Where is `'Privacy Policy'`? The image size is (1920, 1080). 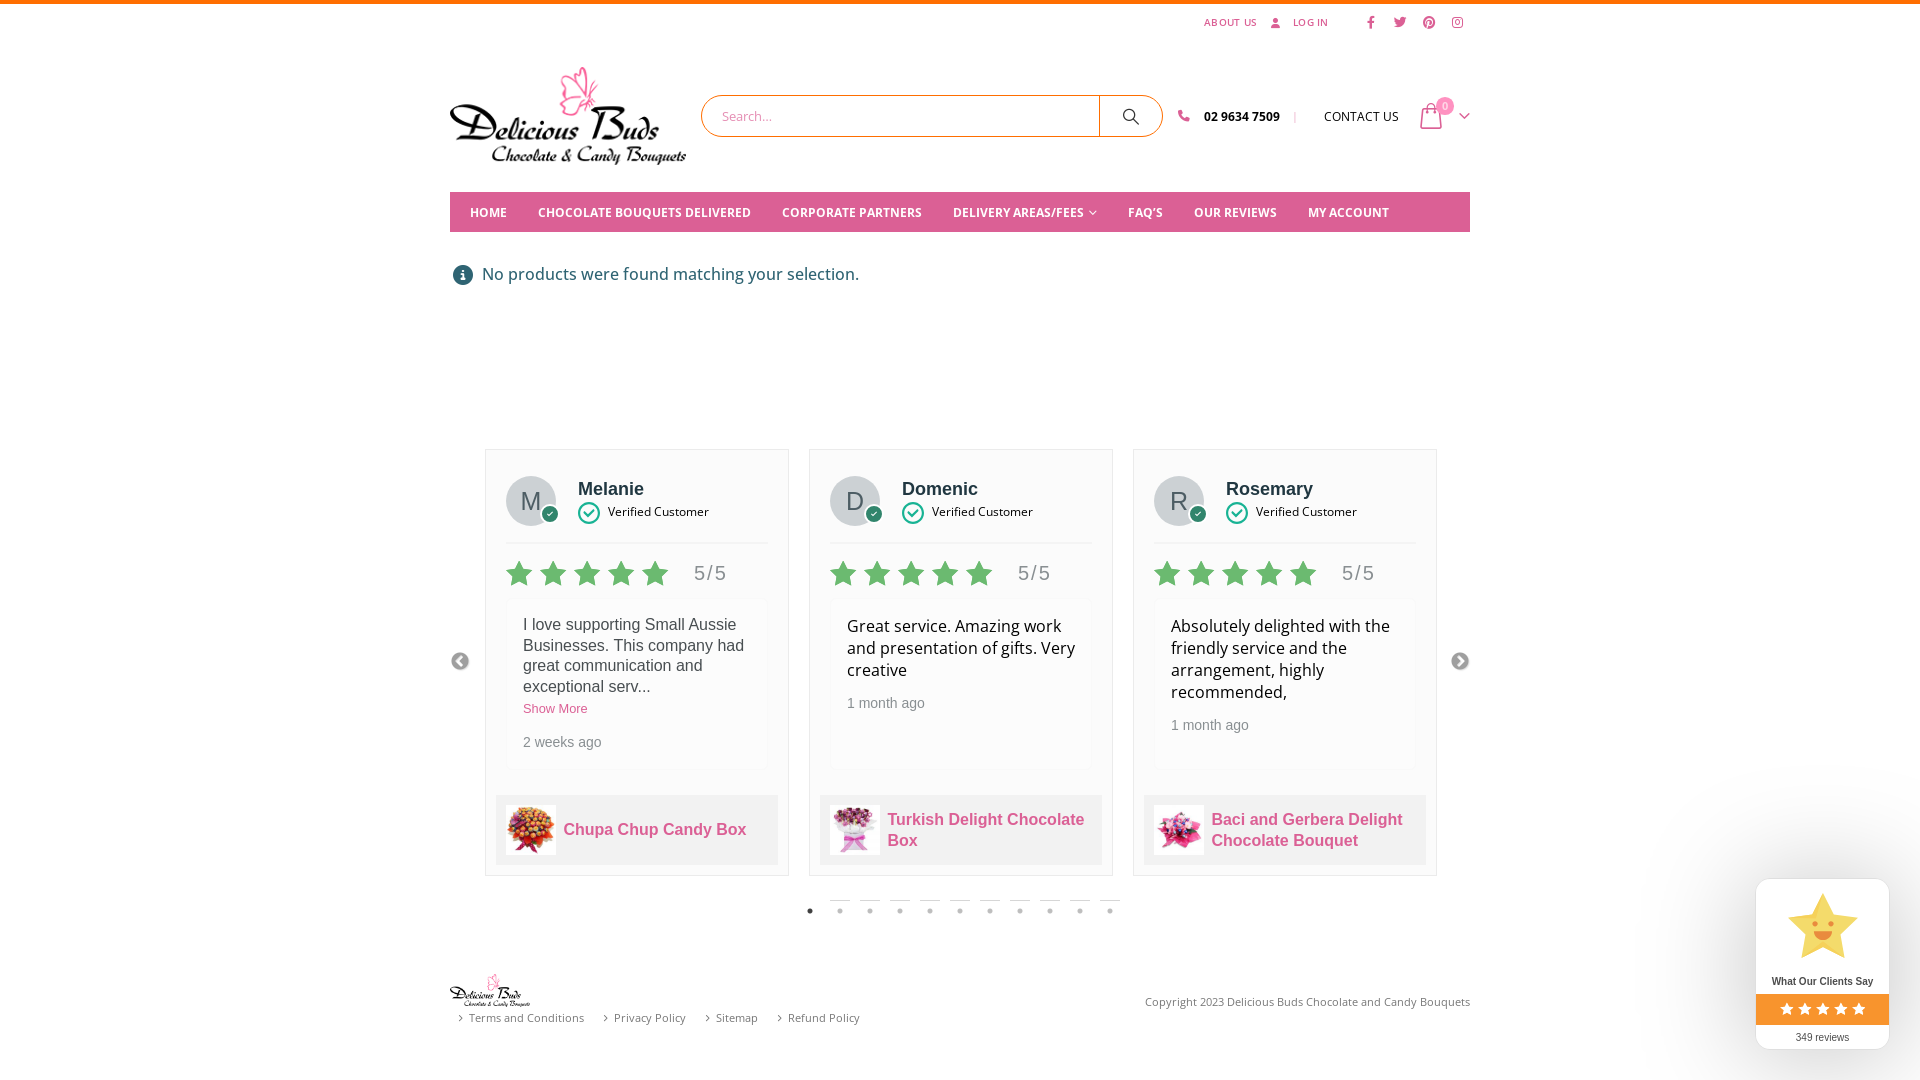
'Privacy Policy' is located at coordinates (649, 1017).